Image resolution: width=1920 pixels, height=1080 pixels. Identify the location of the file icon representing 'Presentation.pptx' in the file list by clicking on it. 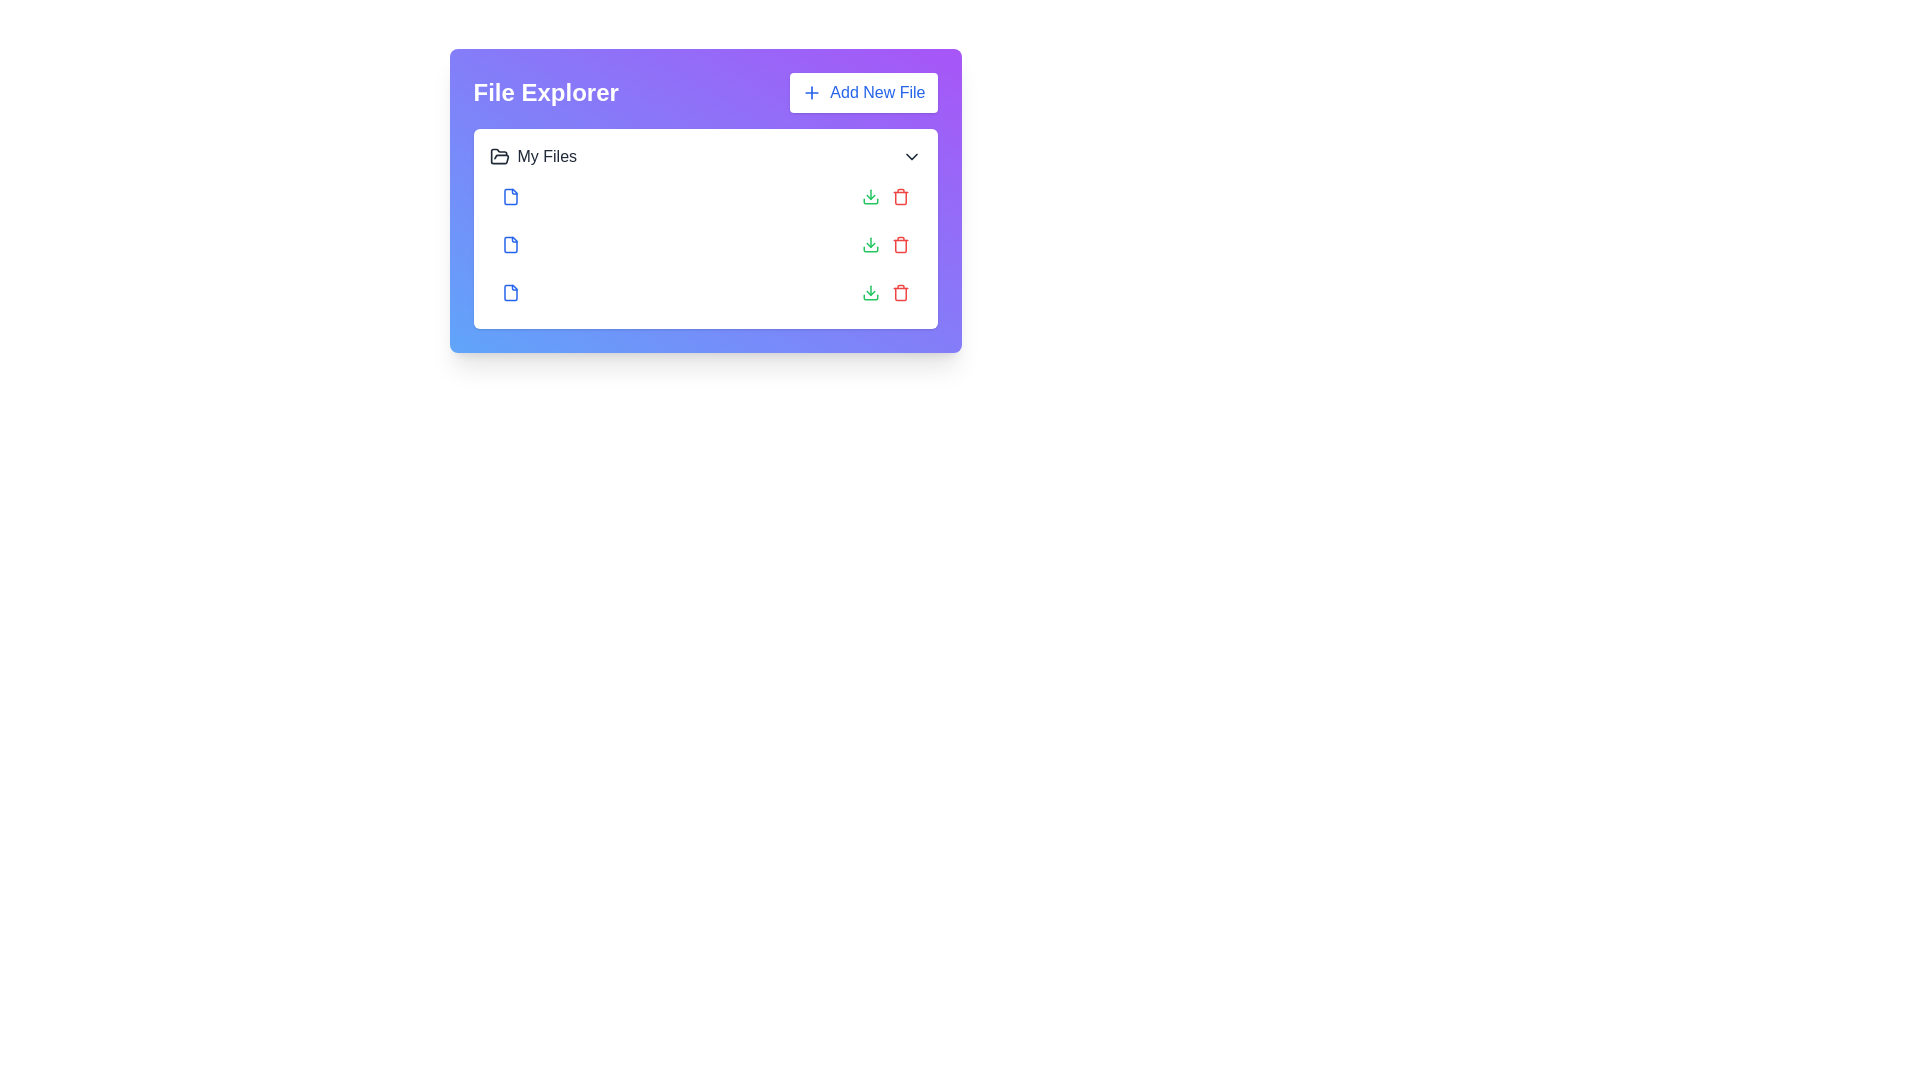
(510, 293).